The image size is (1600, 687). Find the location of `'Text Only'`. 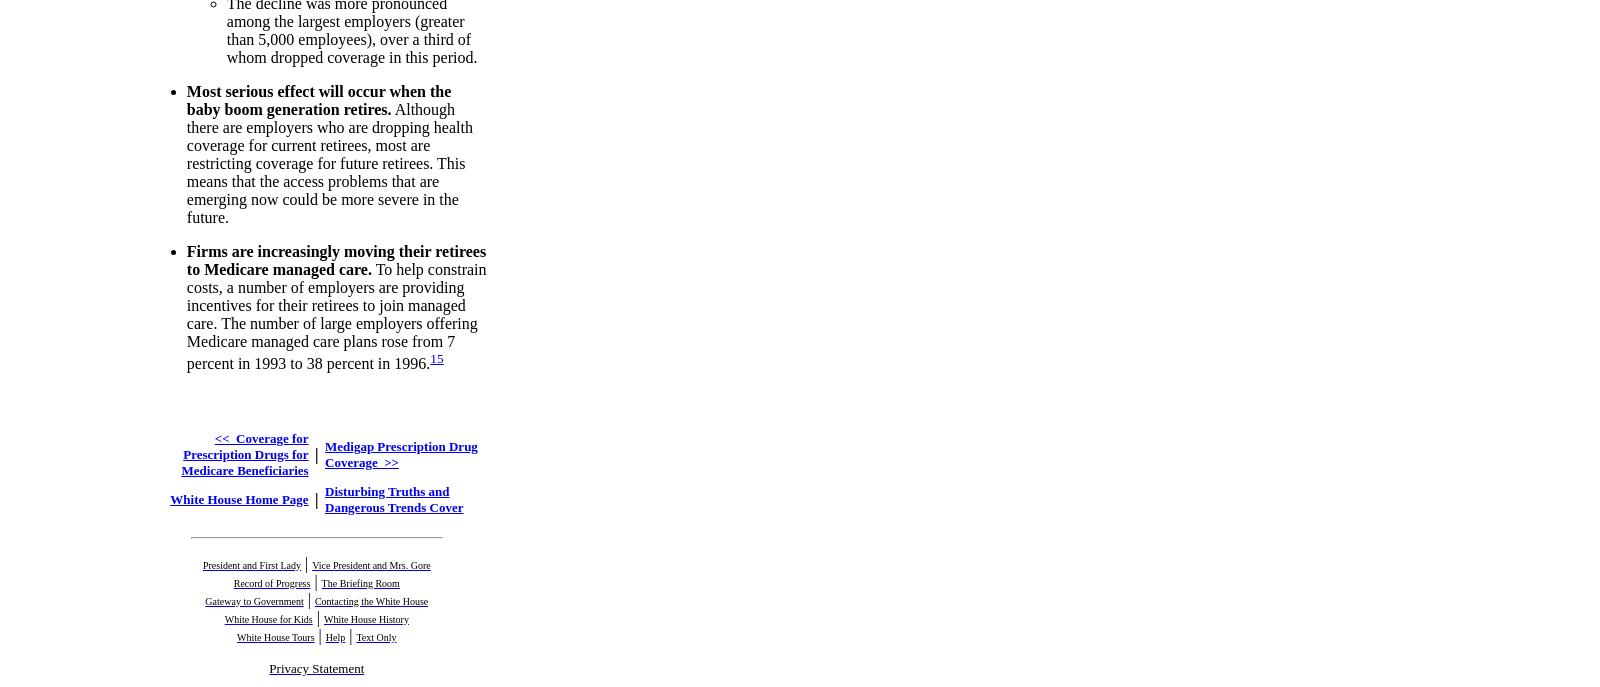

'Text Only' is located at coordinates (376, 636).